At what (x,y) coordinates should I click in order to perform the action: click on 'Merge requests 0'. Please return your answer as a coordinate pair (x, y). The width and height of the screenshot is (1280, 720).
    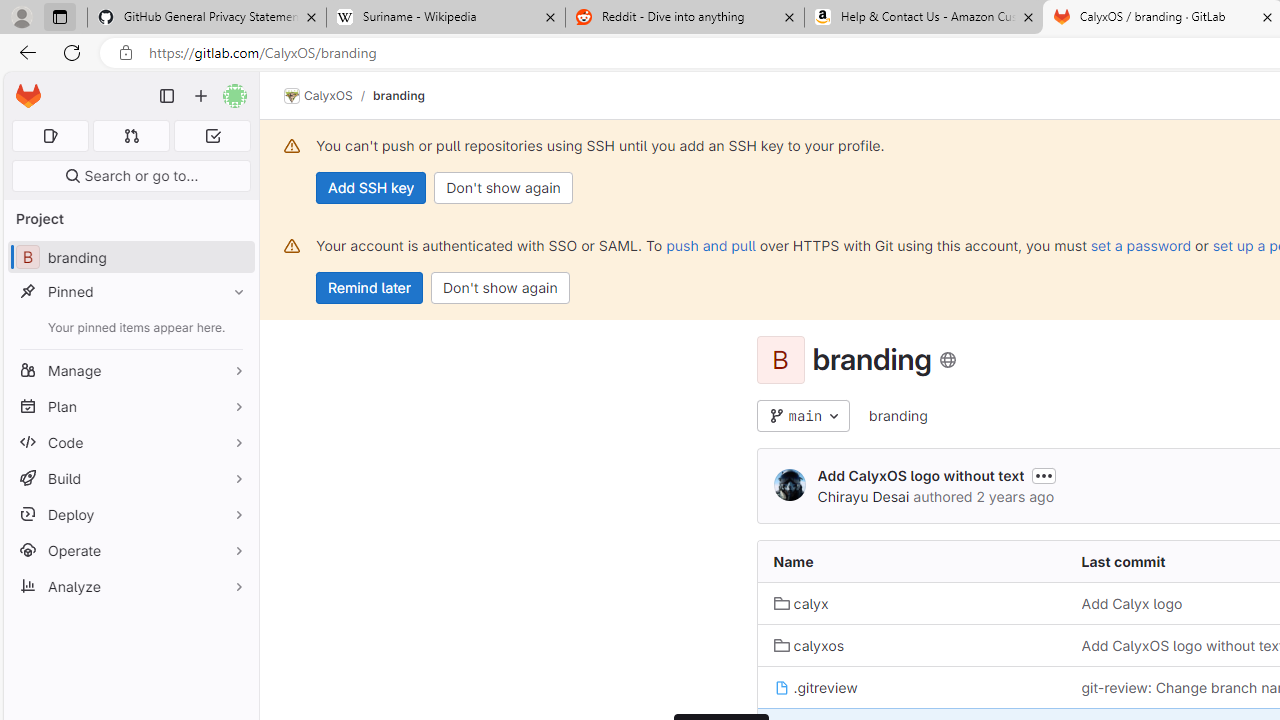
    Looking at the image, I should click on (130, 135).